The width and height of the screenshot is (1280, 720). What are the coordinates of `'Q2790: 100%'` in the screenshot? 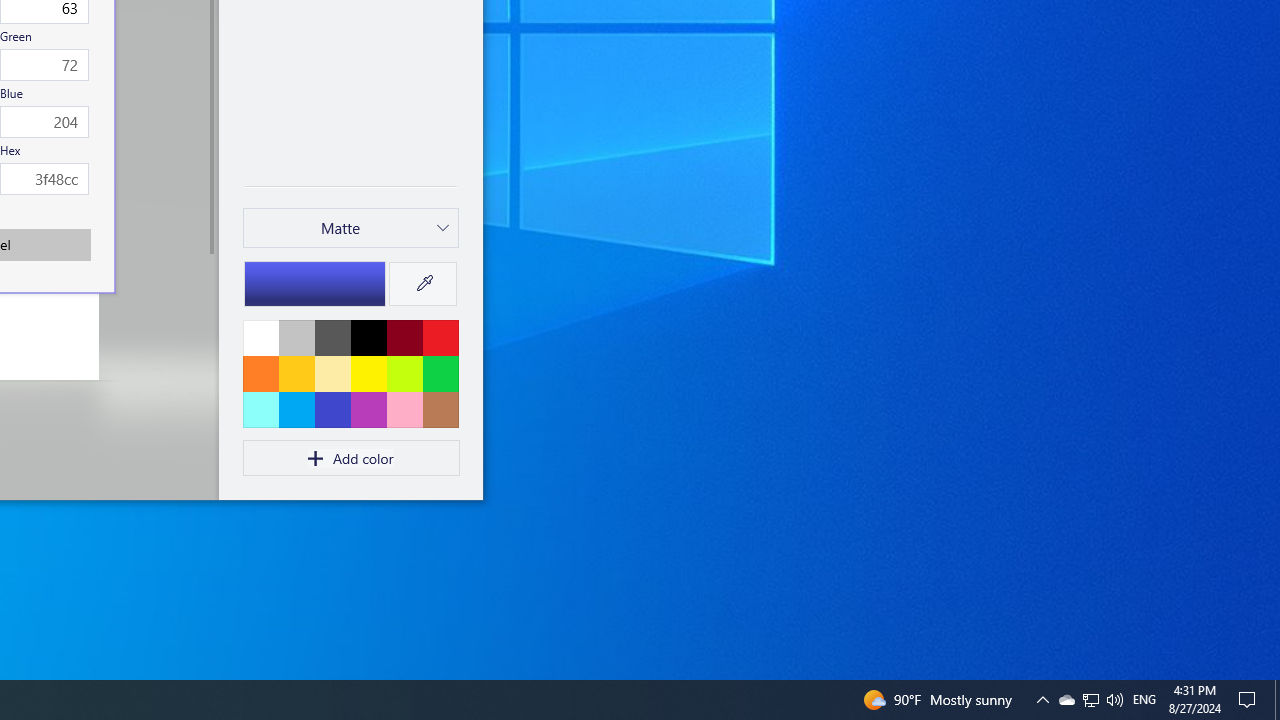 It's located at (1090, 698).